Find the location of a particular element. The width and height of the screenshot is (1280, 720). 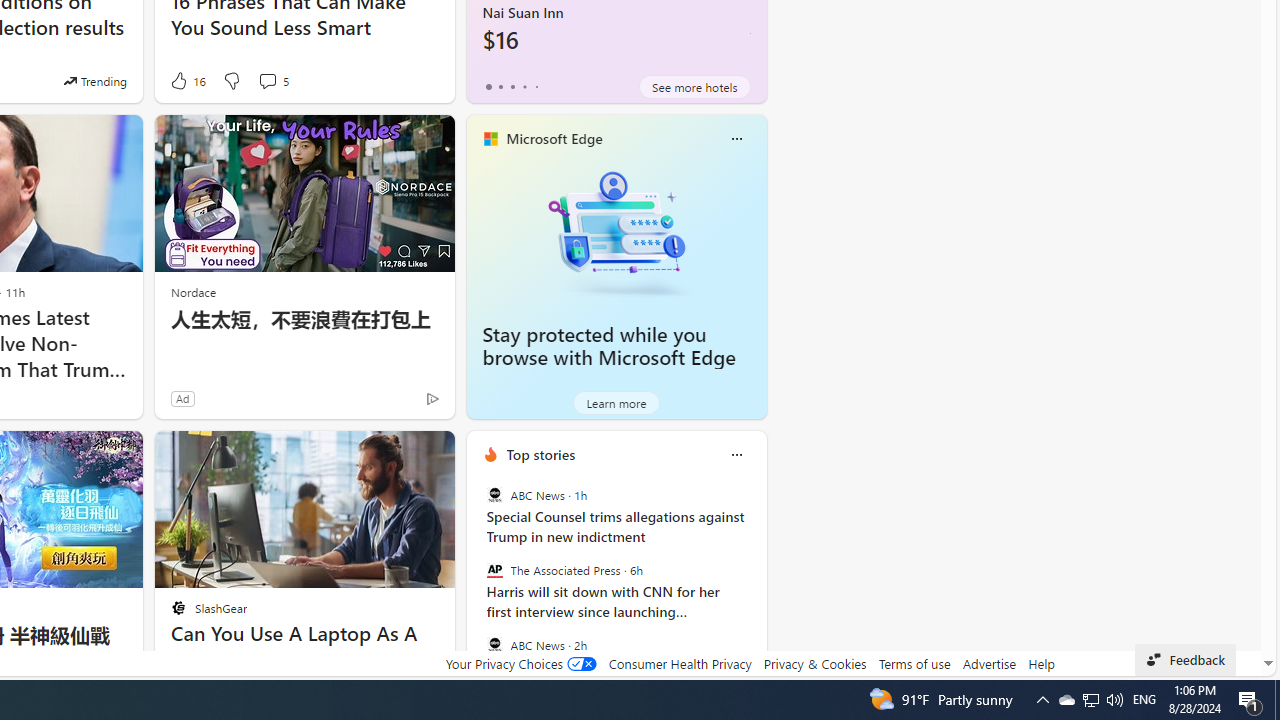

'See more hotels' is located at coordinates (695, 86).